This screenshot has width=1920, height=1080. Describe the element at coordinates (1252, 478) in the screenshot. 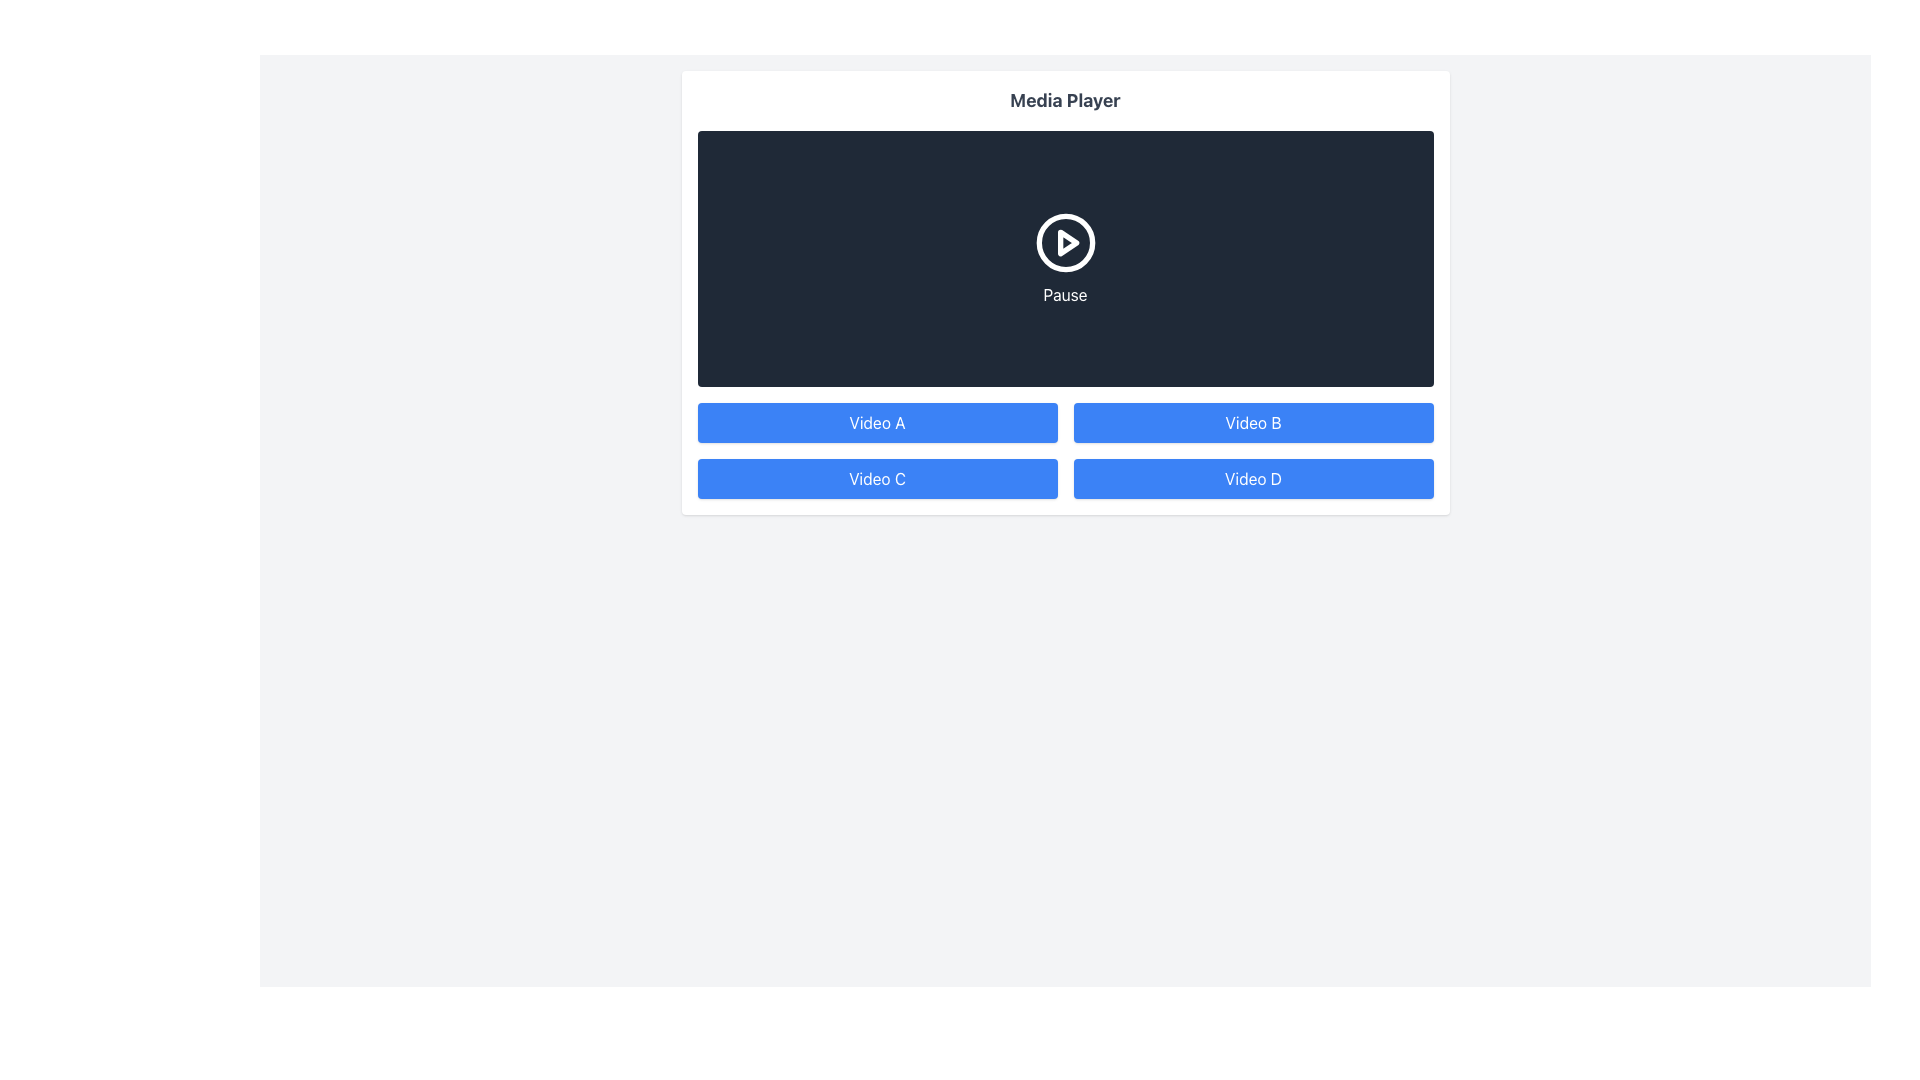

I see `the rectangular button labeled 'Video D'` at that location.